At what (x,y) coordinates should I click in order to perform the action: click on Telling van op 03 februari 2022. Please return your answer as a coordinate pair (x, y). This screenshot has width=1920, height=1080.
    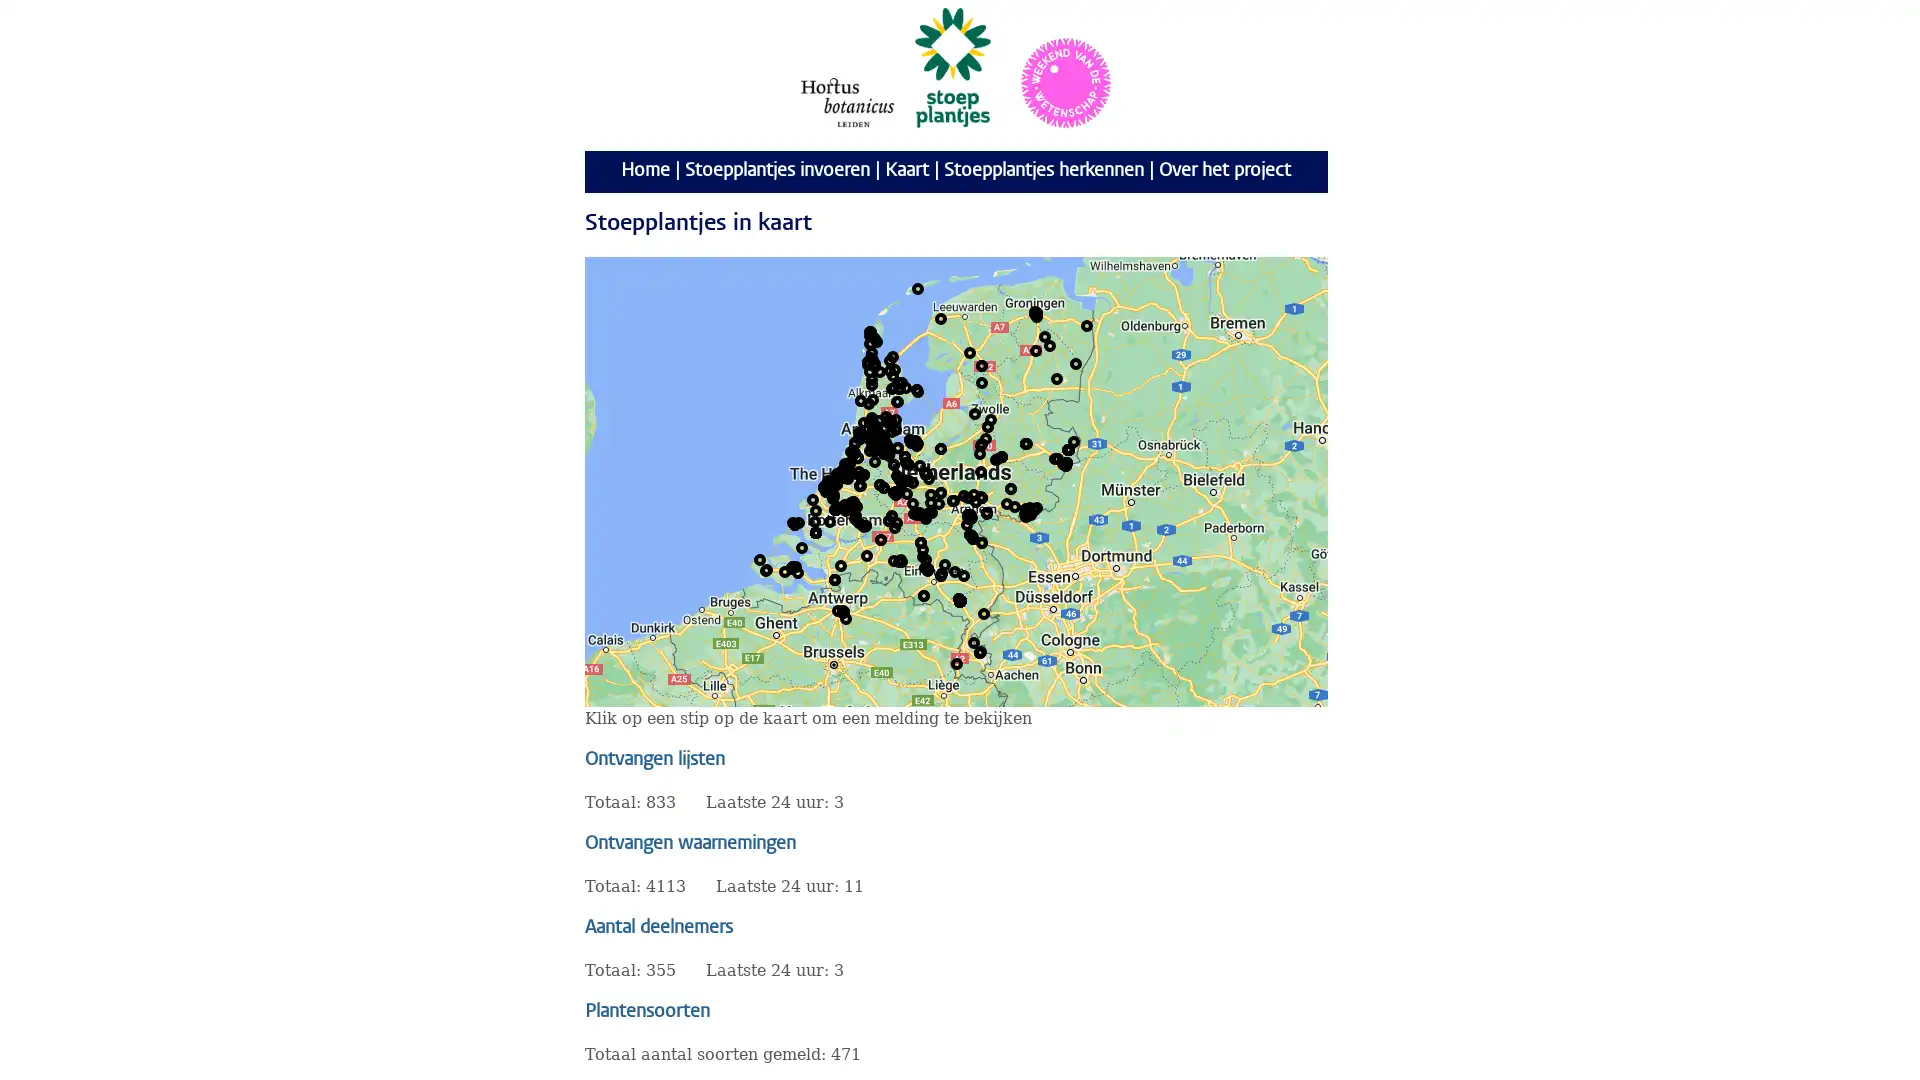
    Looking at the image, I should click on (882, 437).